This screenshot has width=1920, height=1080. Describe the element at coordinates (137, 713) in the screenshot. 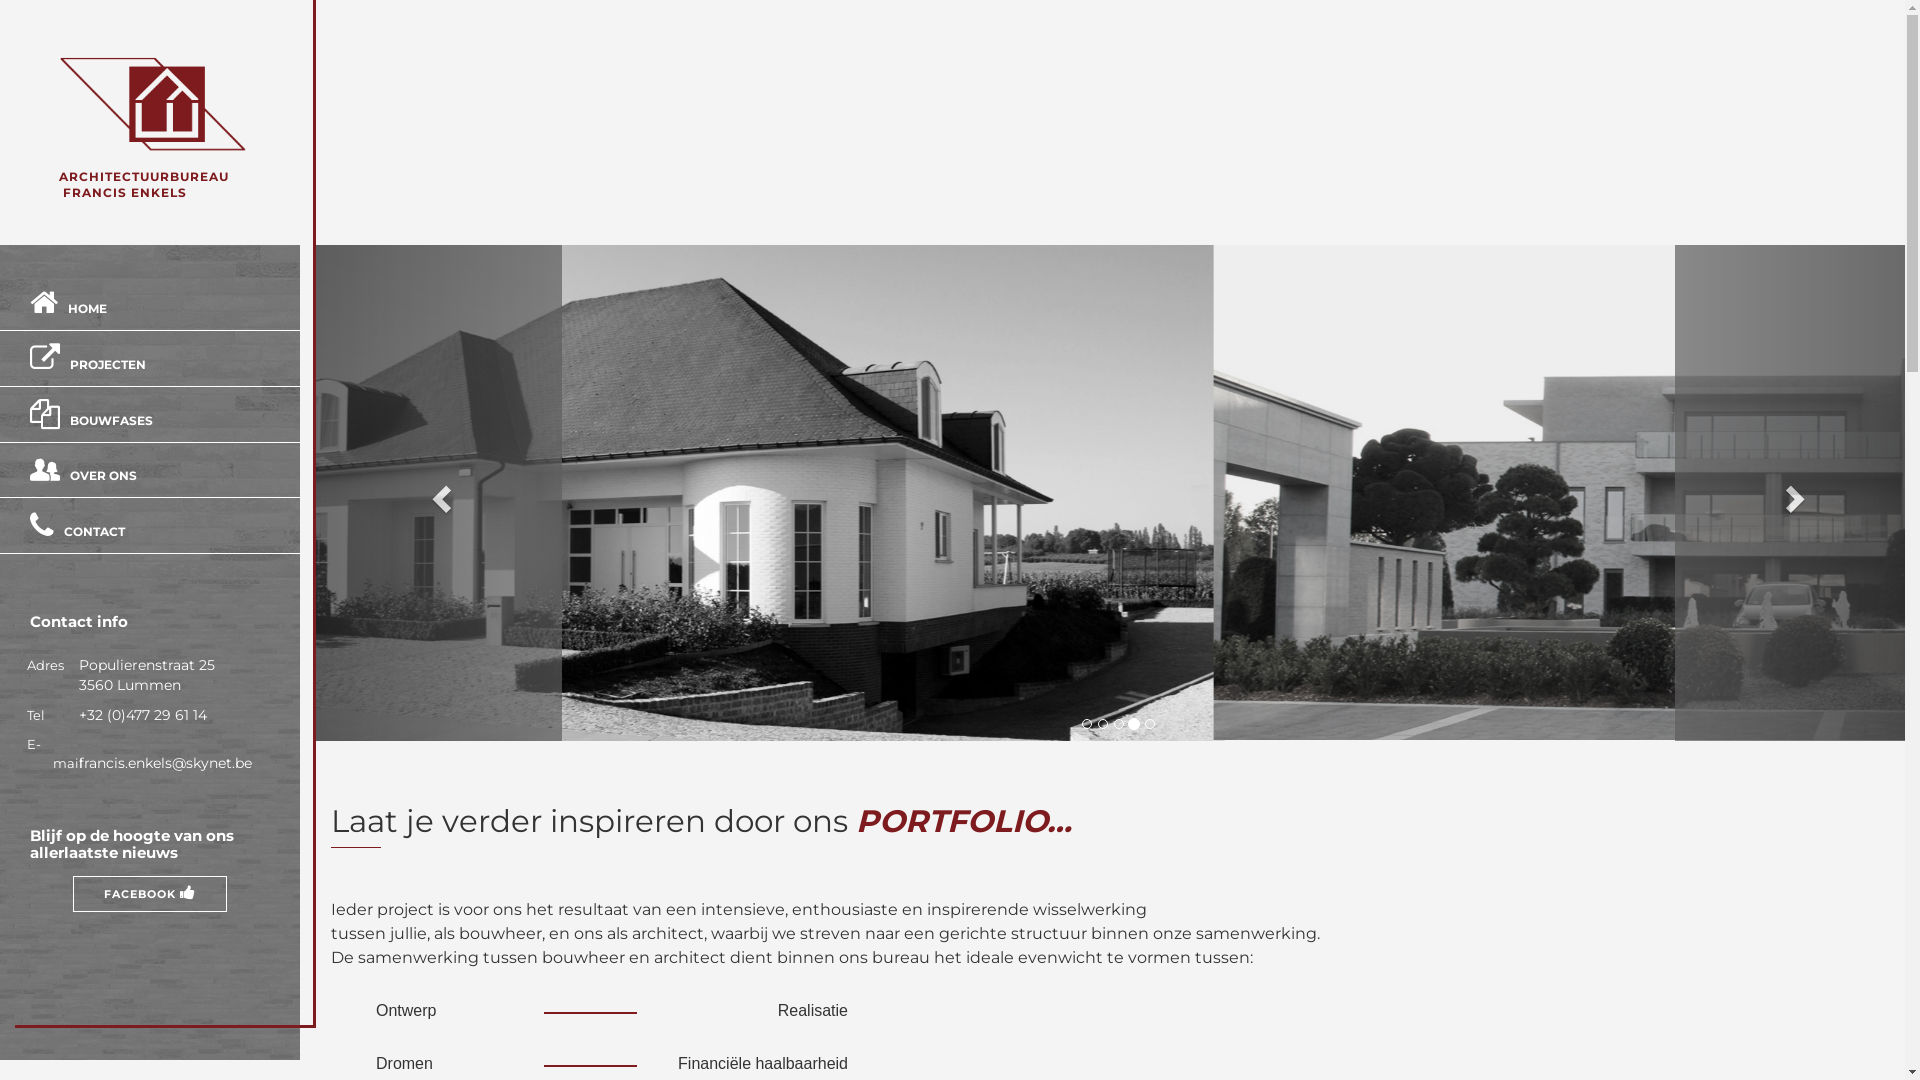

I see `'+32 (0)477 29 61 14'` at that location.